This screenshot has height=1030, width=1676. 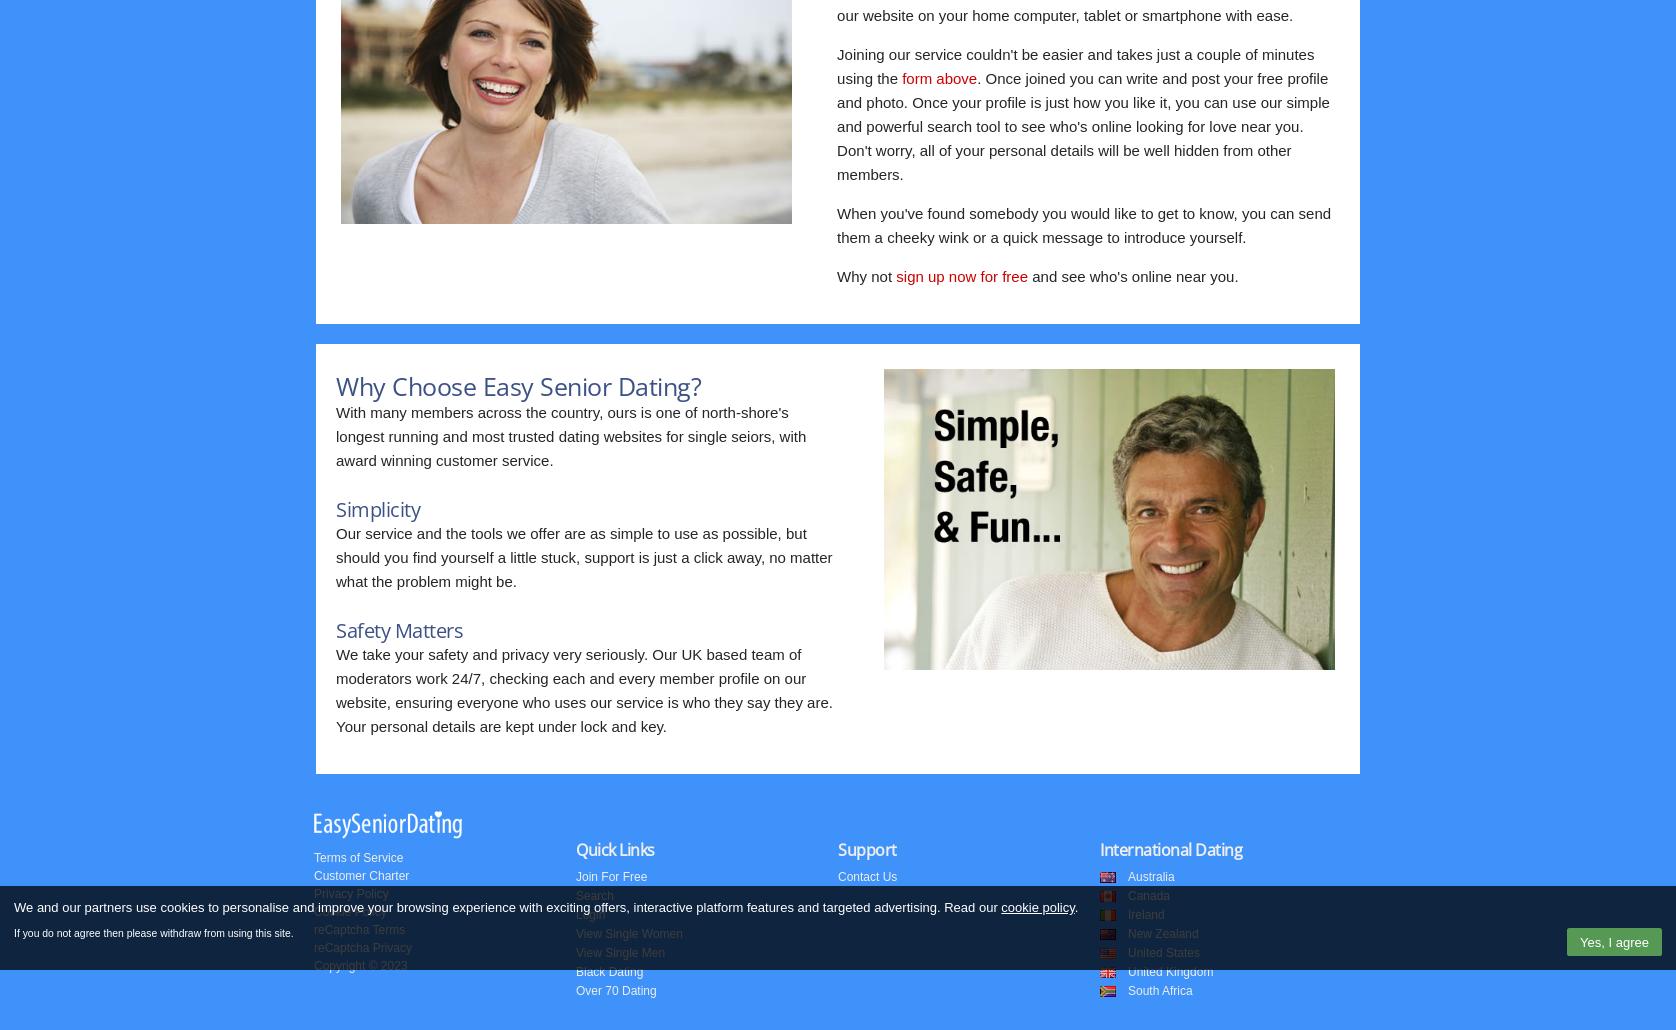 What do you see at coordinates (376, 508) in the screenshot?
I see `'Simplicity'` at bounding box center [376, 508].